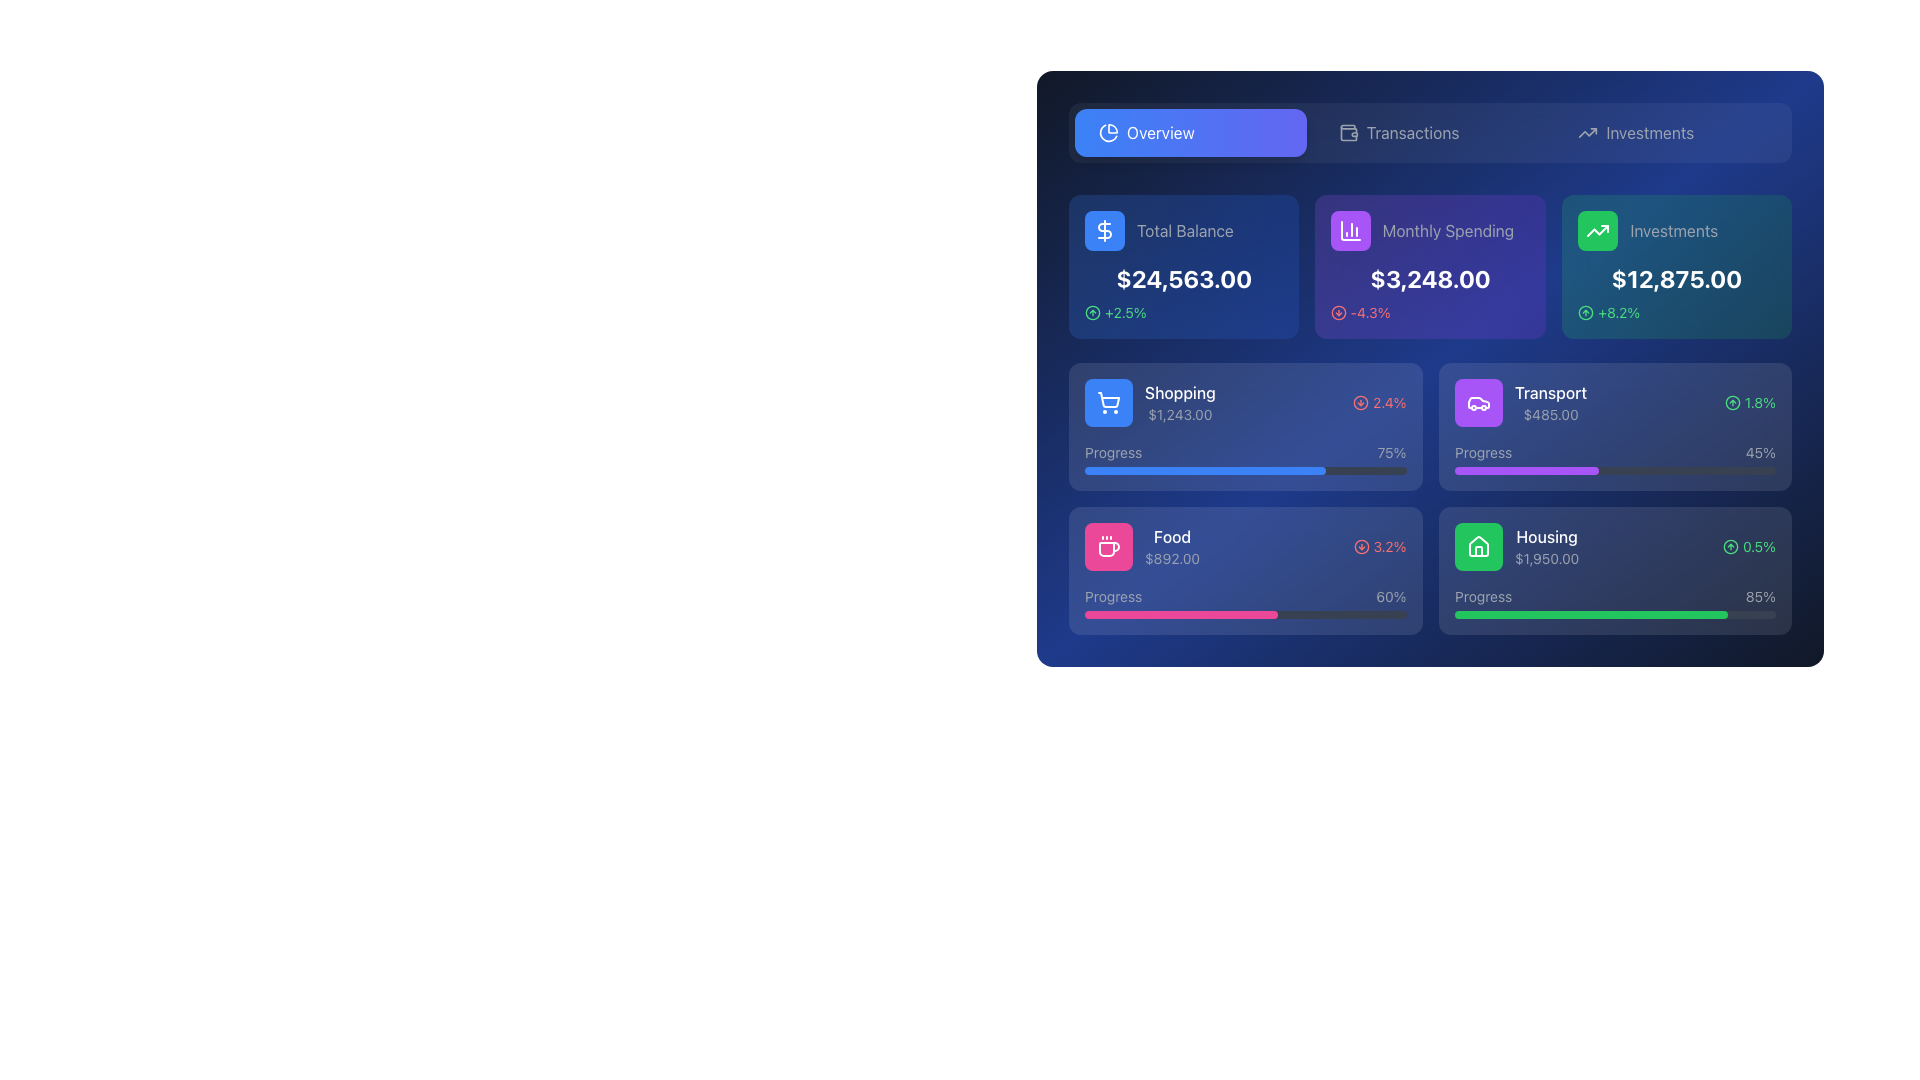 The width and height of the screenshot is (1920, 1080). Describe the element at coordinates (1670, 132) in the screenshot. I see `the 'Investments' button located near the top of the layout` at that location.